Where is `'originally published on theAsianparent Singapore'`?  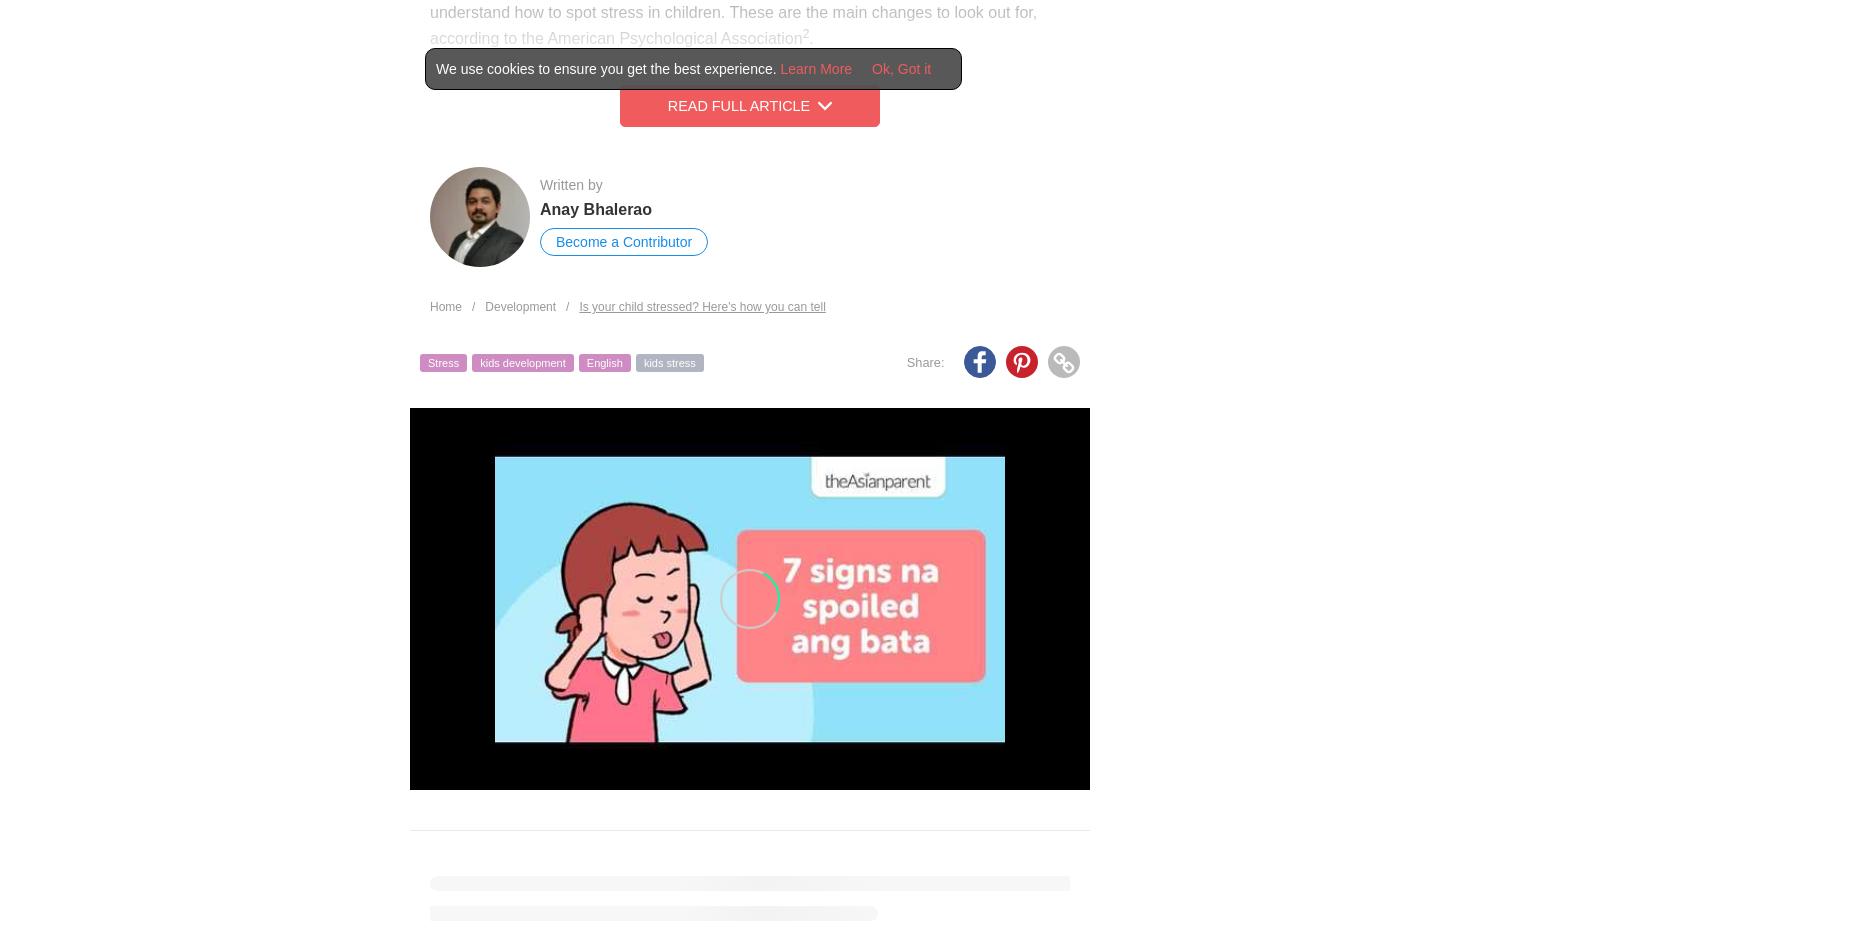 'originally published on theAsianparent Singapore' is located at coordinates (717, 922).